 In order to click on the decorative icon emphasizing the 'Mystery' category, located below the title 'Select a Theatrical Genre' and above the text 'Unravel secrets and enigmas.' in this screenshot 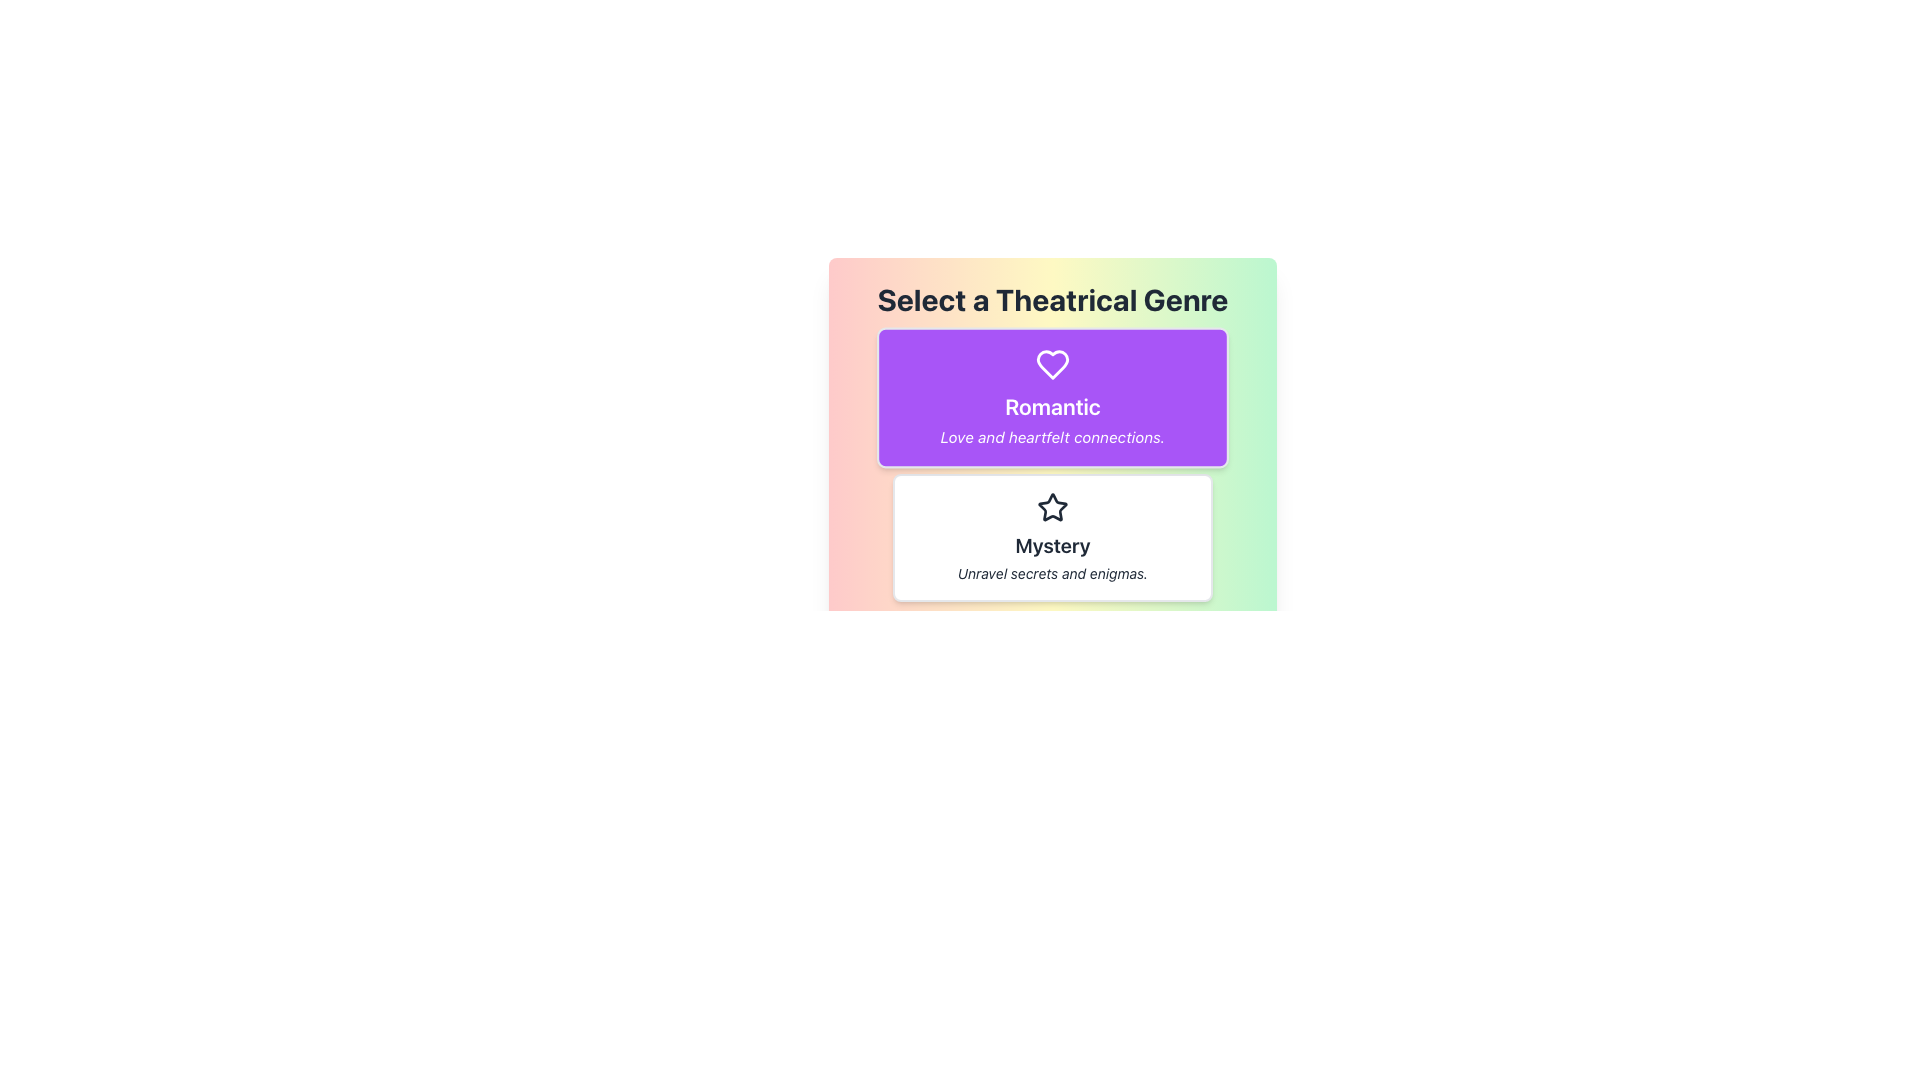, I will do `click(1051, 507)`.